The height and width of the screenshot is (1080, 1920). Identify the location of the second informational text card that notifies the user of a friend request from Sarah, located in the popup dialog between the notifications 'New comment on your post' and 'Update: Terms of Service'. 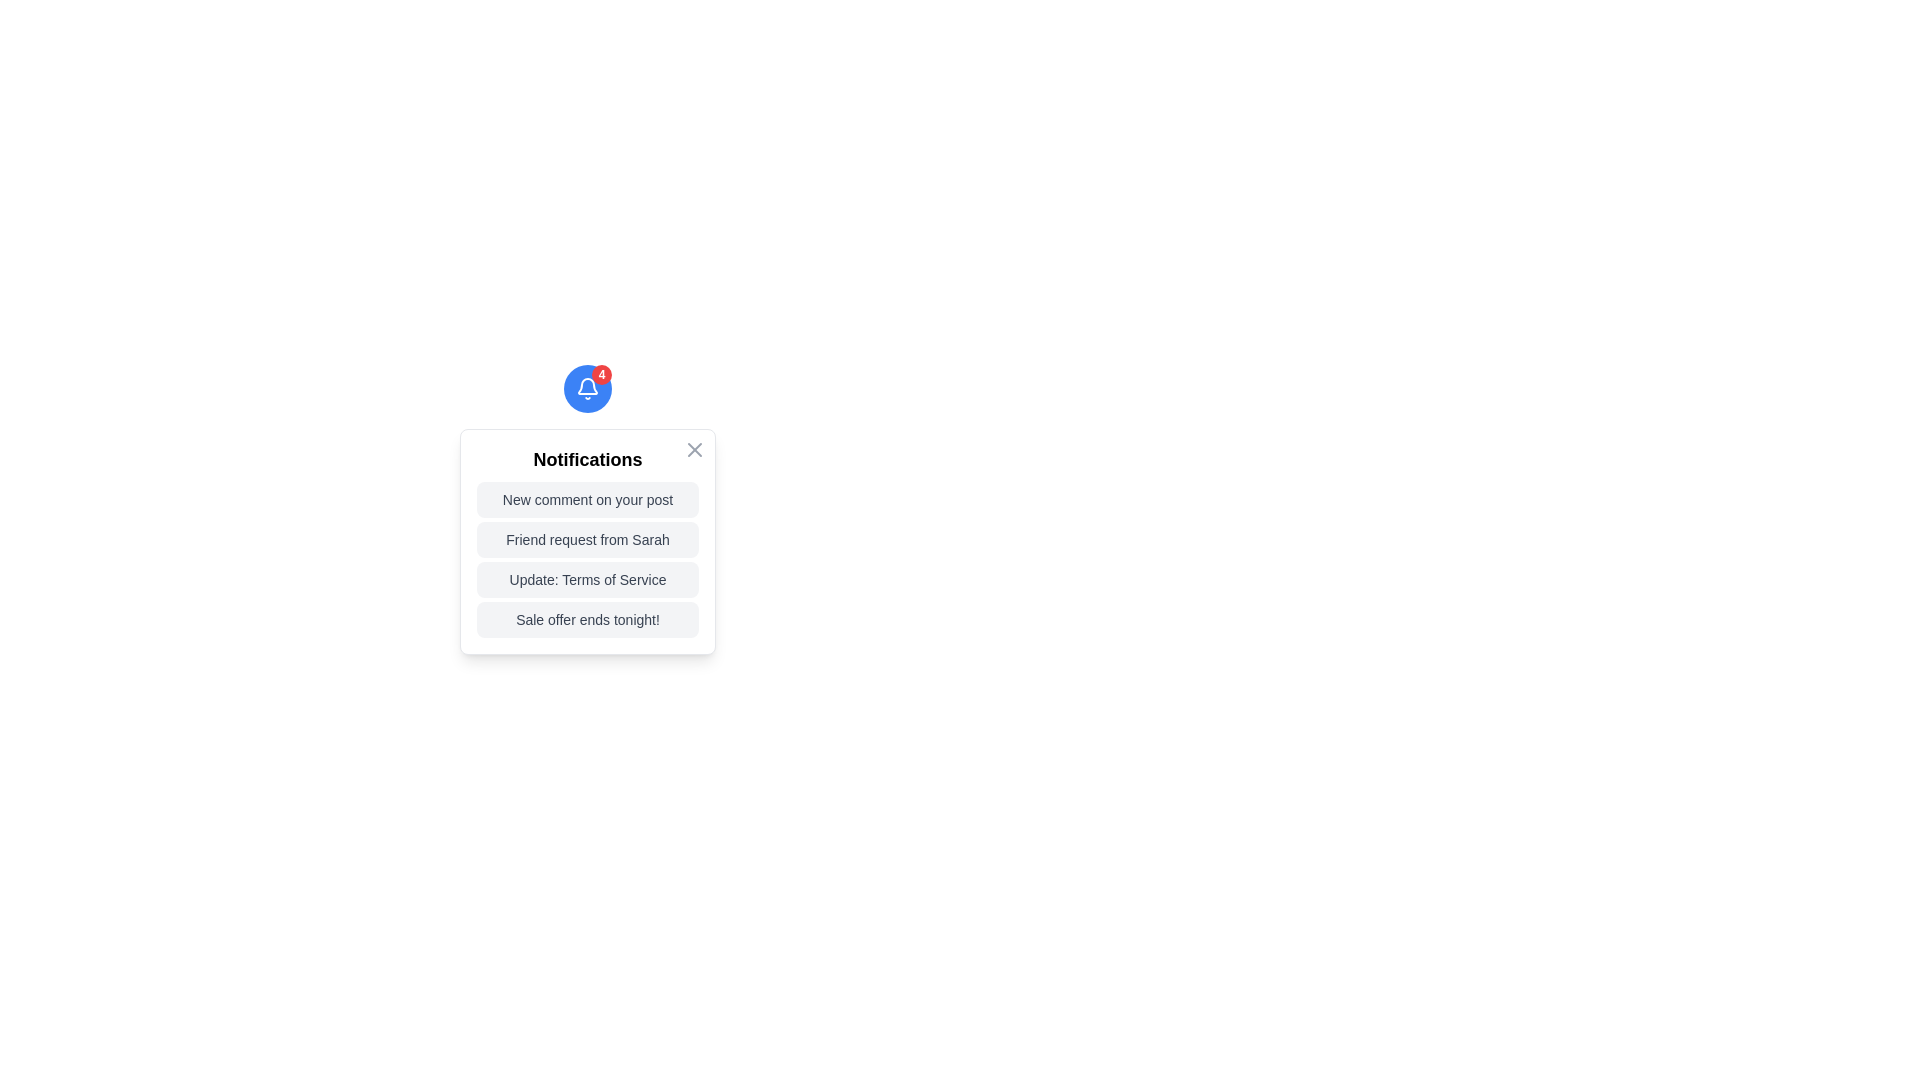
(587, 540).